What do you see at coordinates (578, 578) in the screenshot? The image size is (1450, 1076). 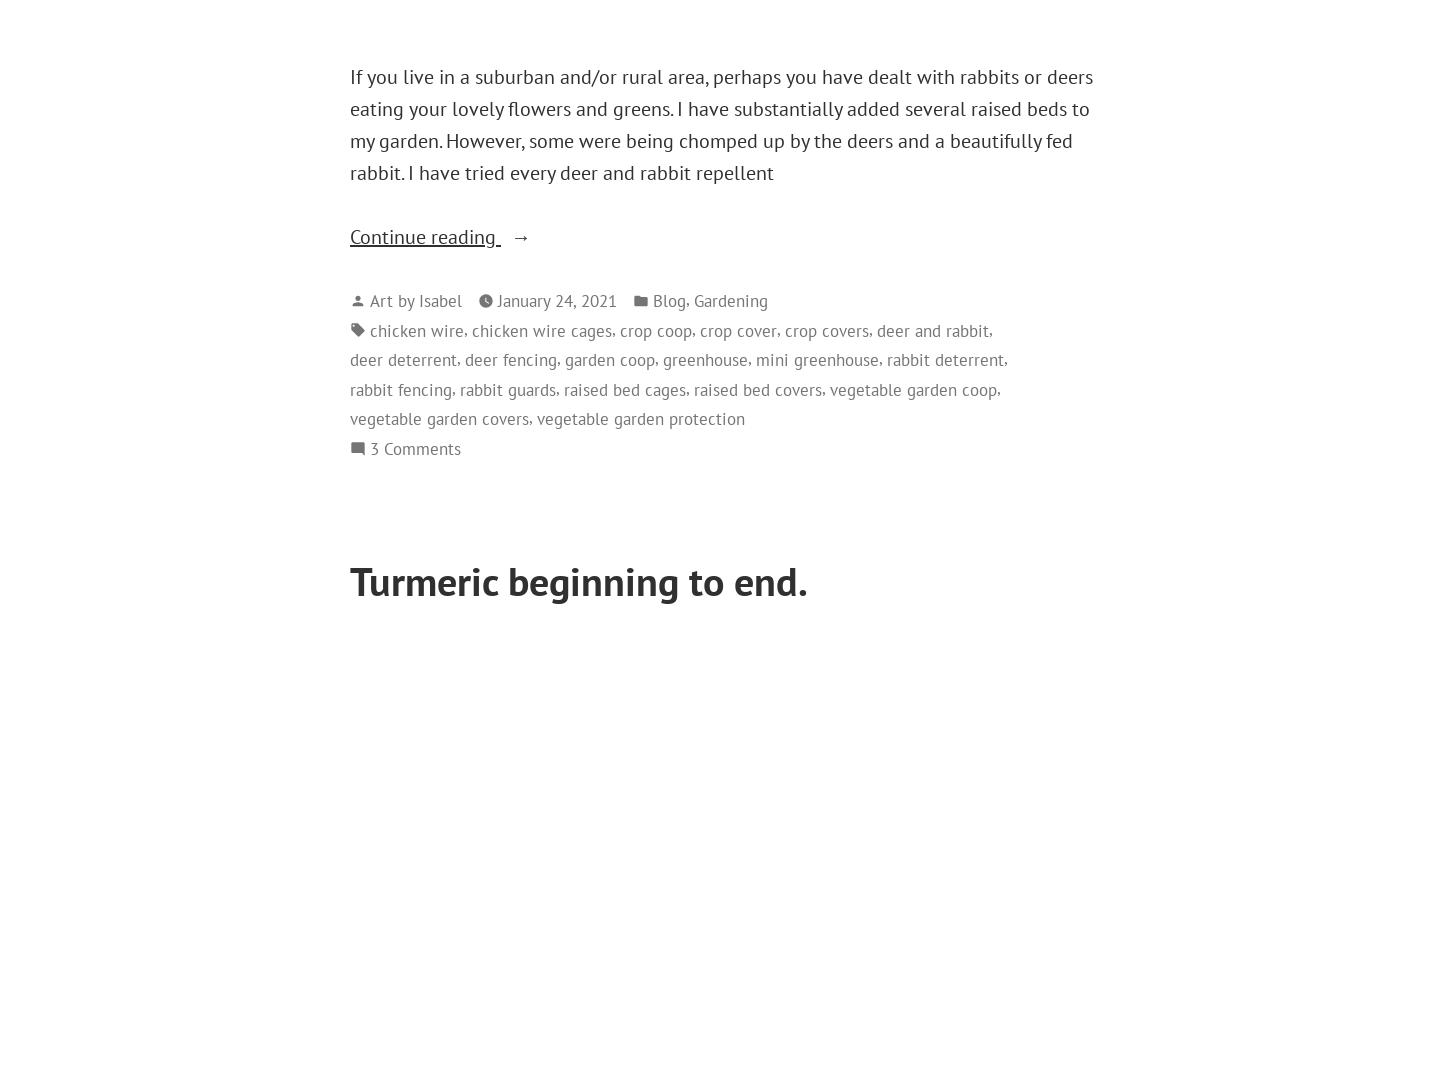 I see `'Turmeric beginning to end.'` at bounding box center [578, 578].